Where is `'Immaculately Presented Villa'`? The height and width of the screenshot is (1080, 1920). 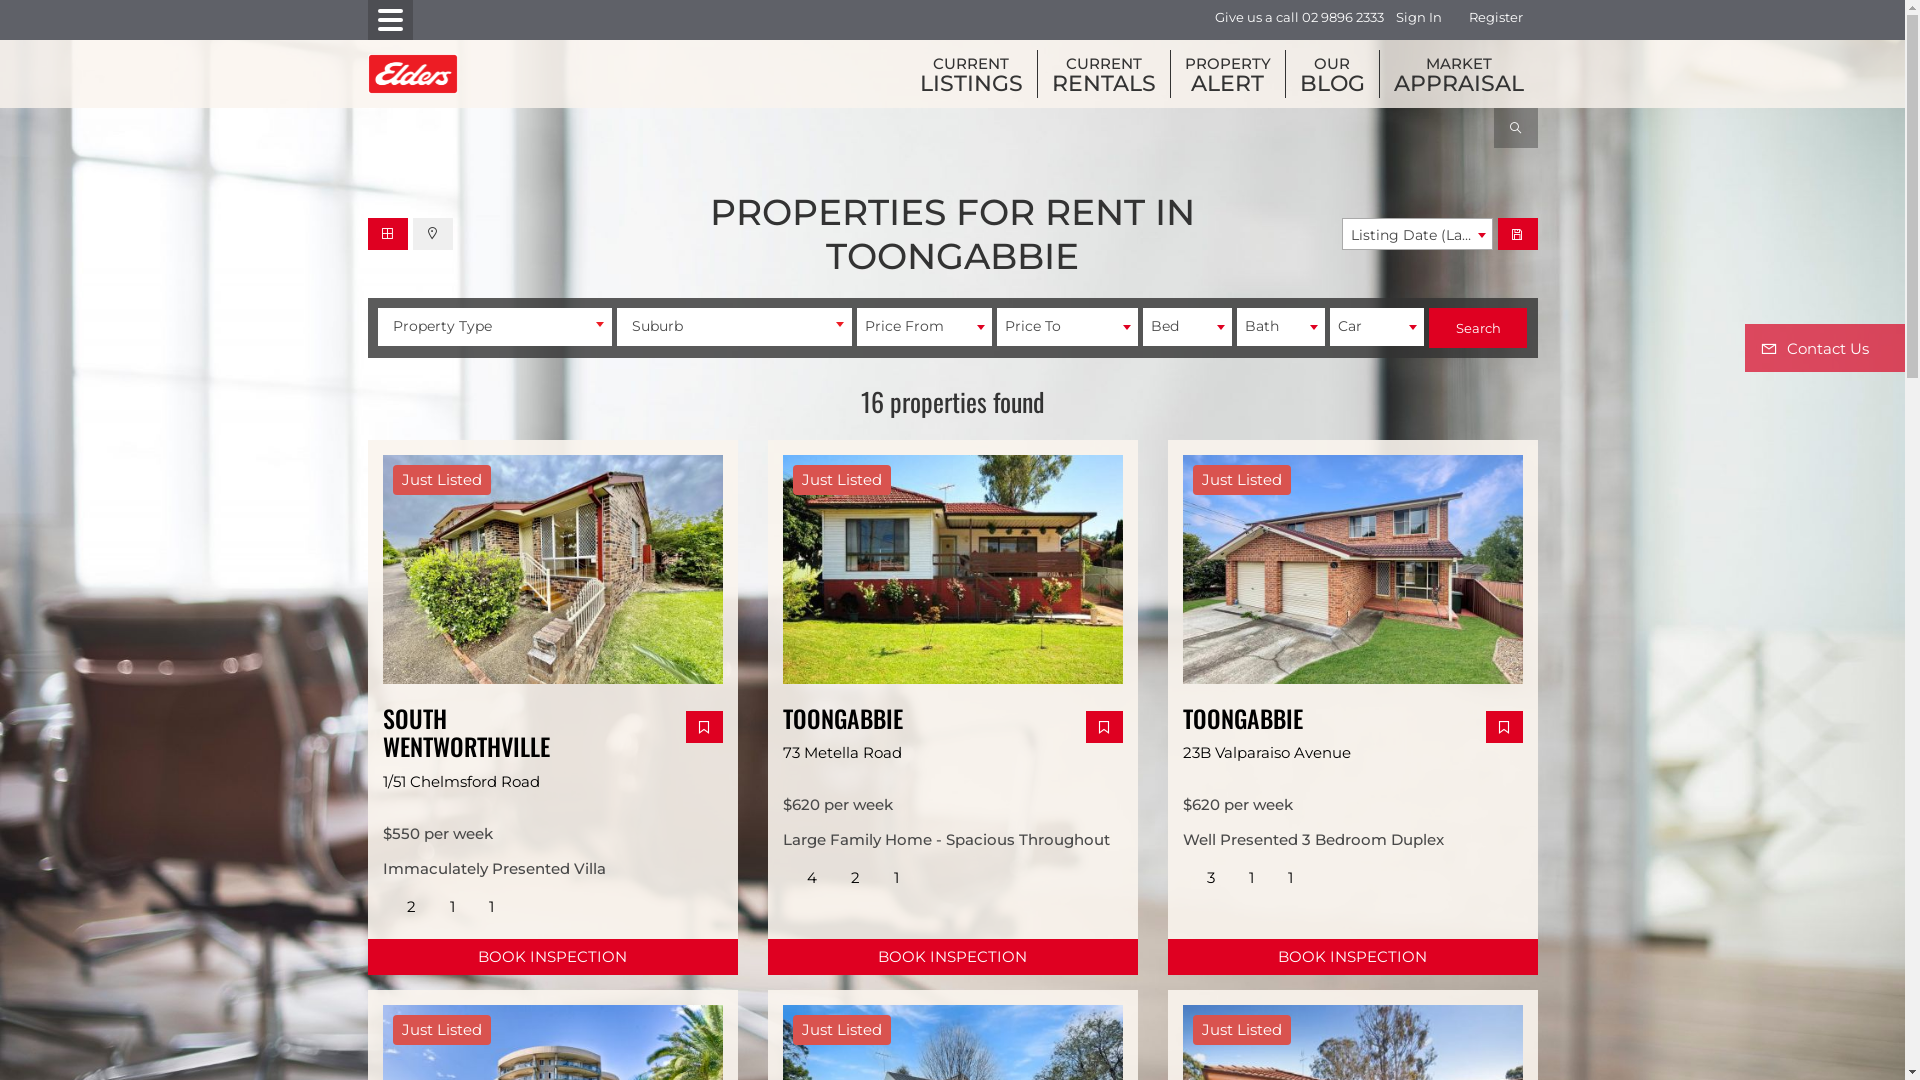 'Immaculately Presented Villa' is located at coordinates (493, 867).